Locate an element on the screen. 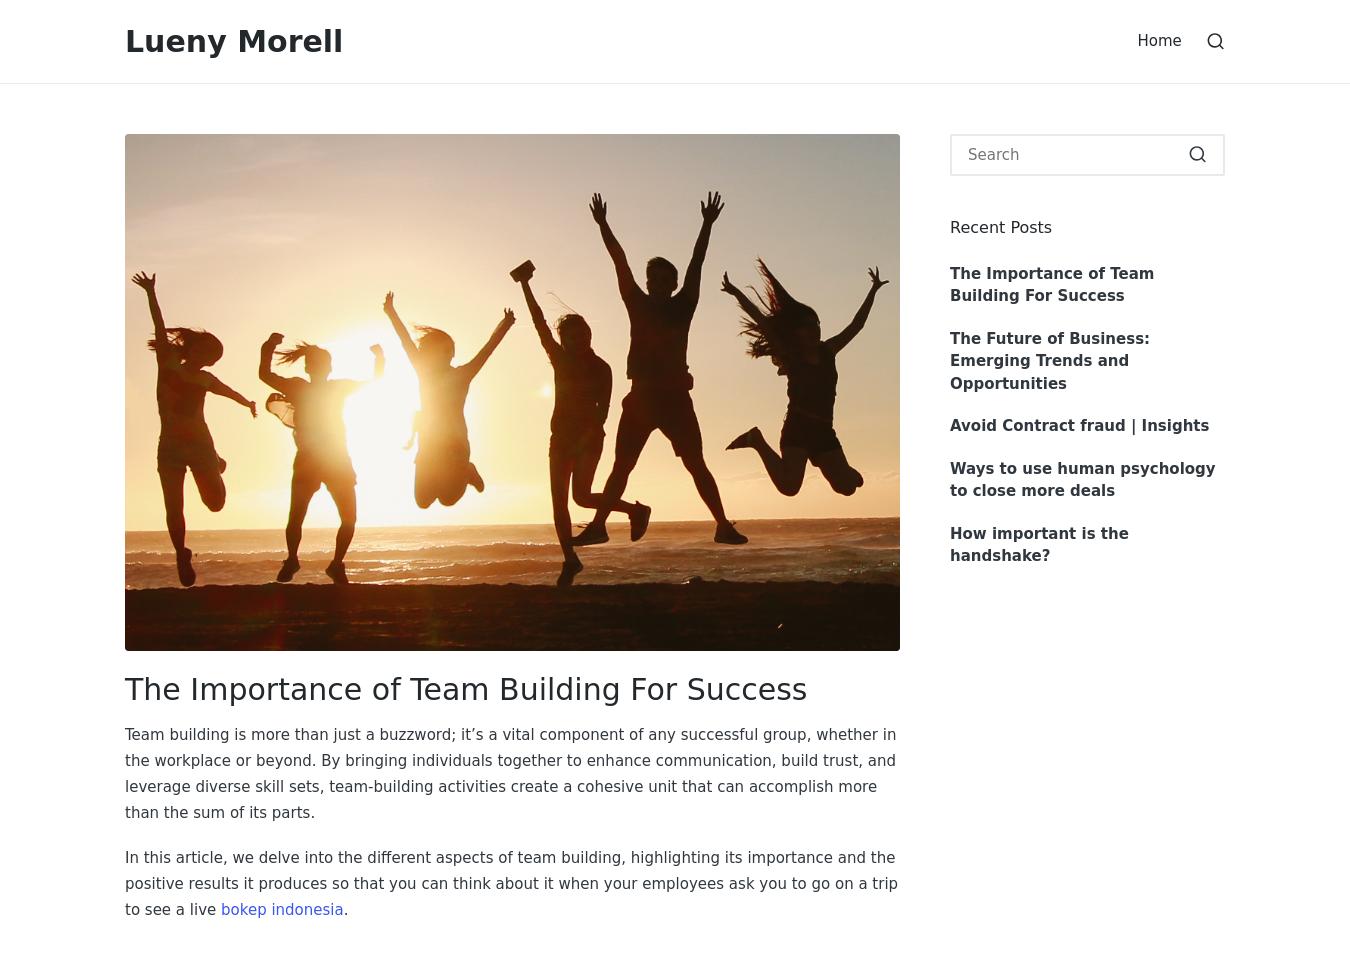 This screenshot has width=1350, height=966. 'How important is the handshake?' is located at coordinates (1038, 544).